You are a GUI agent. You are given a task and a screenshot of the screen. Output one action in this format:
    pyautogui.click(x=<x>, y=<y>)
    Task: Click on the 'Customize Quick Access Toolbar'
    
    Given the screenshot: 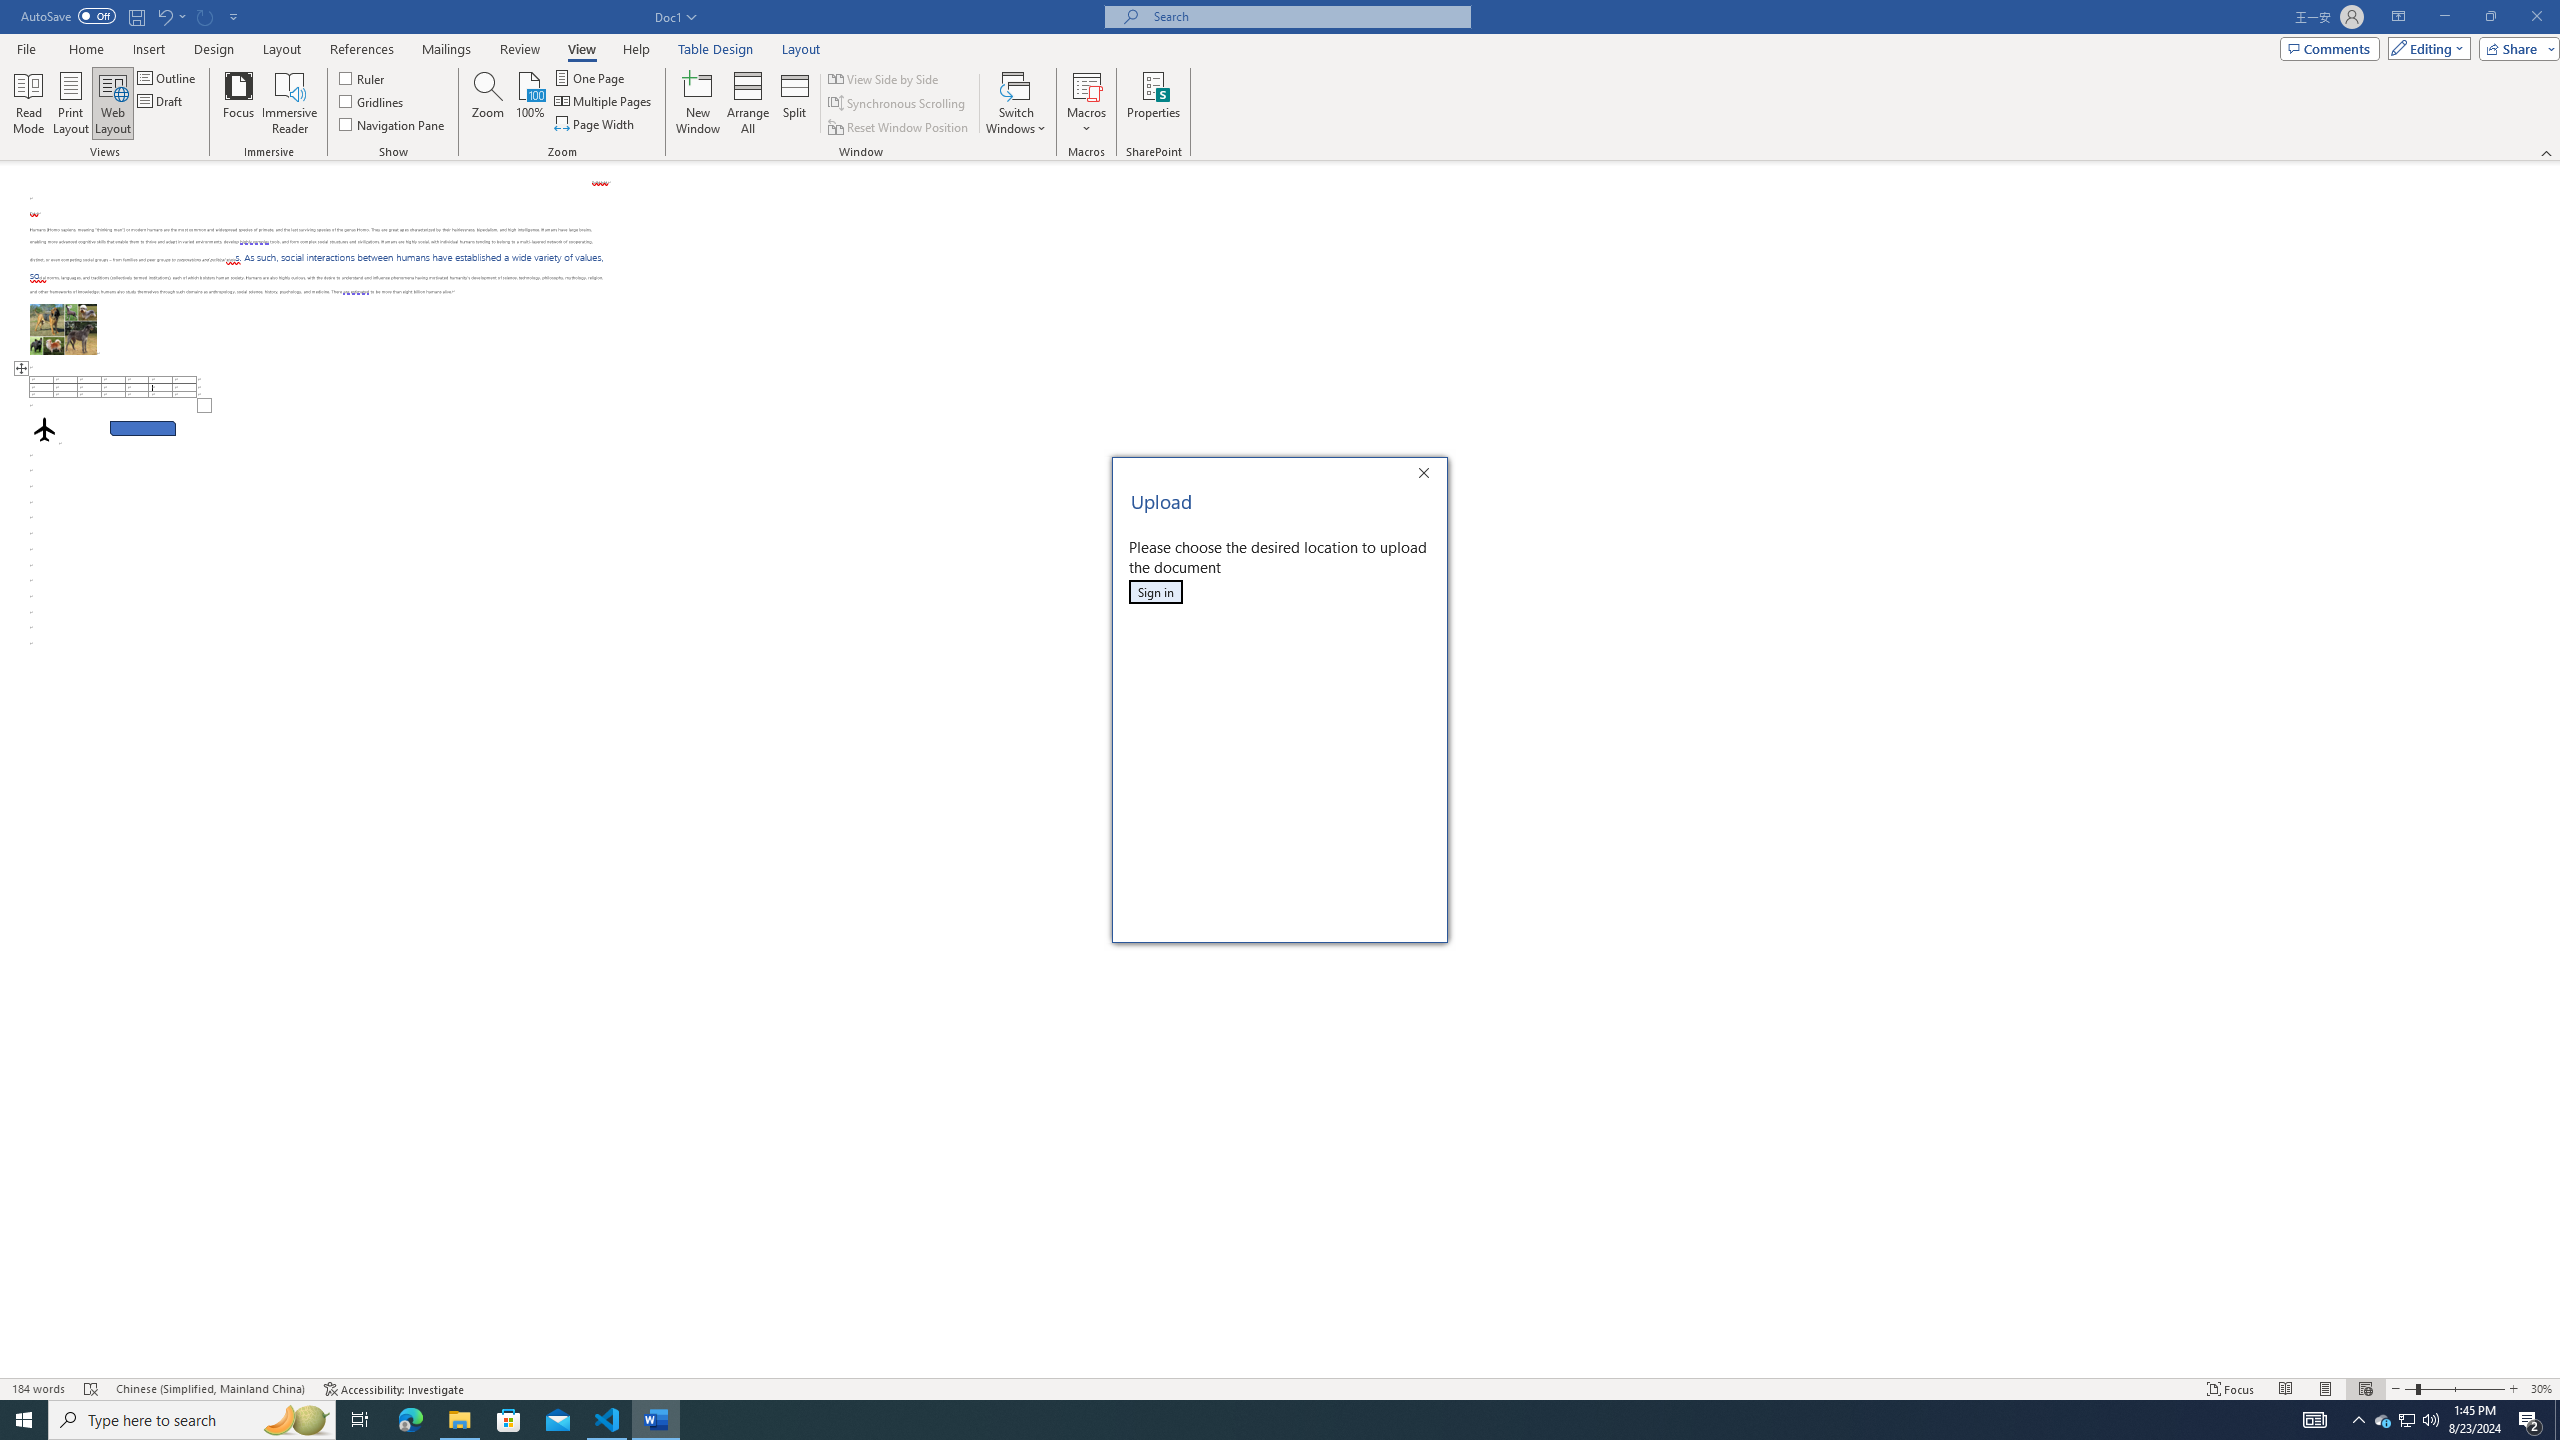 What is the action you would take?
    pyautogui.click(x=233, y=15)
    